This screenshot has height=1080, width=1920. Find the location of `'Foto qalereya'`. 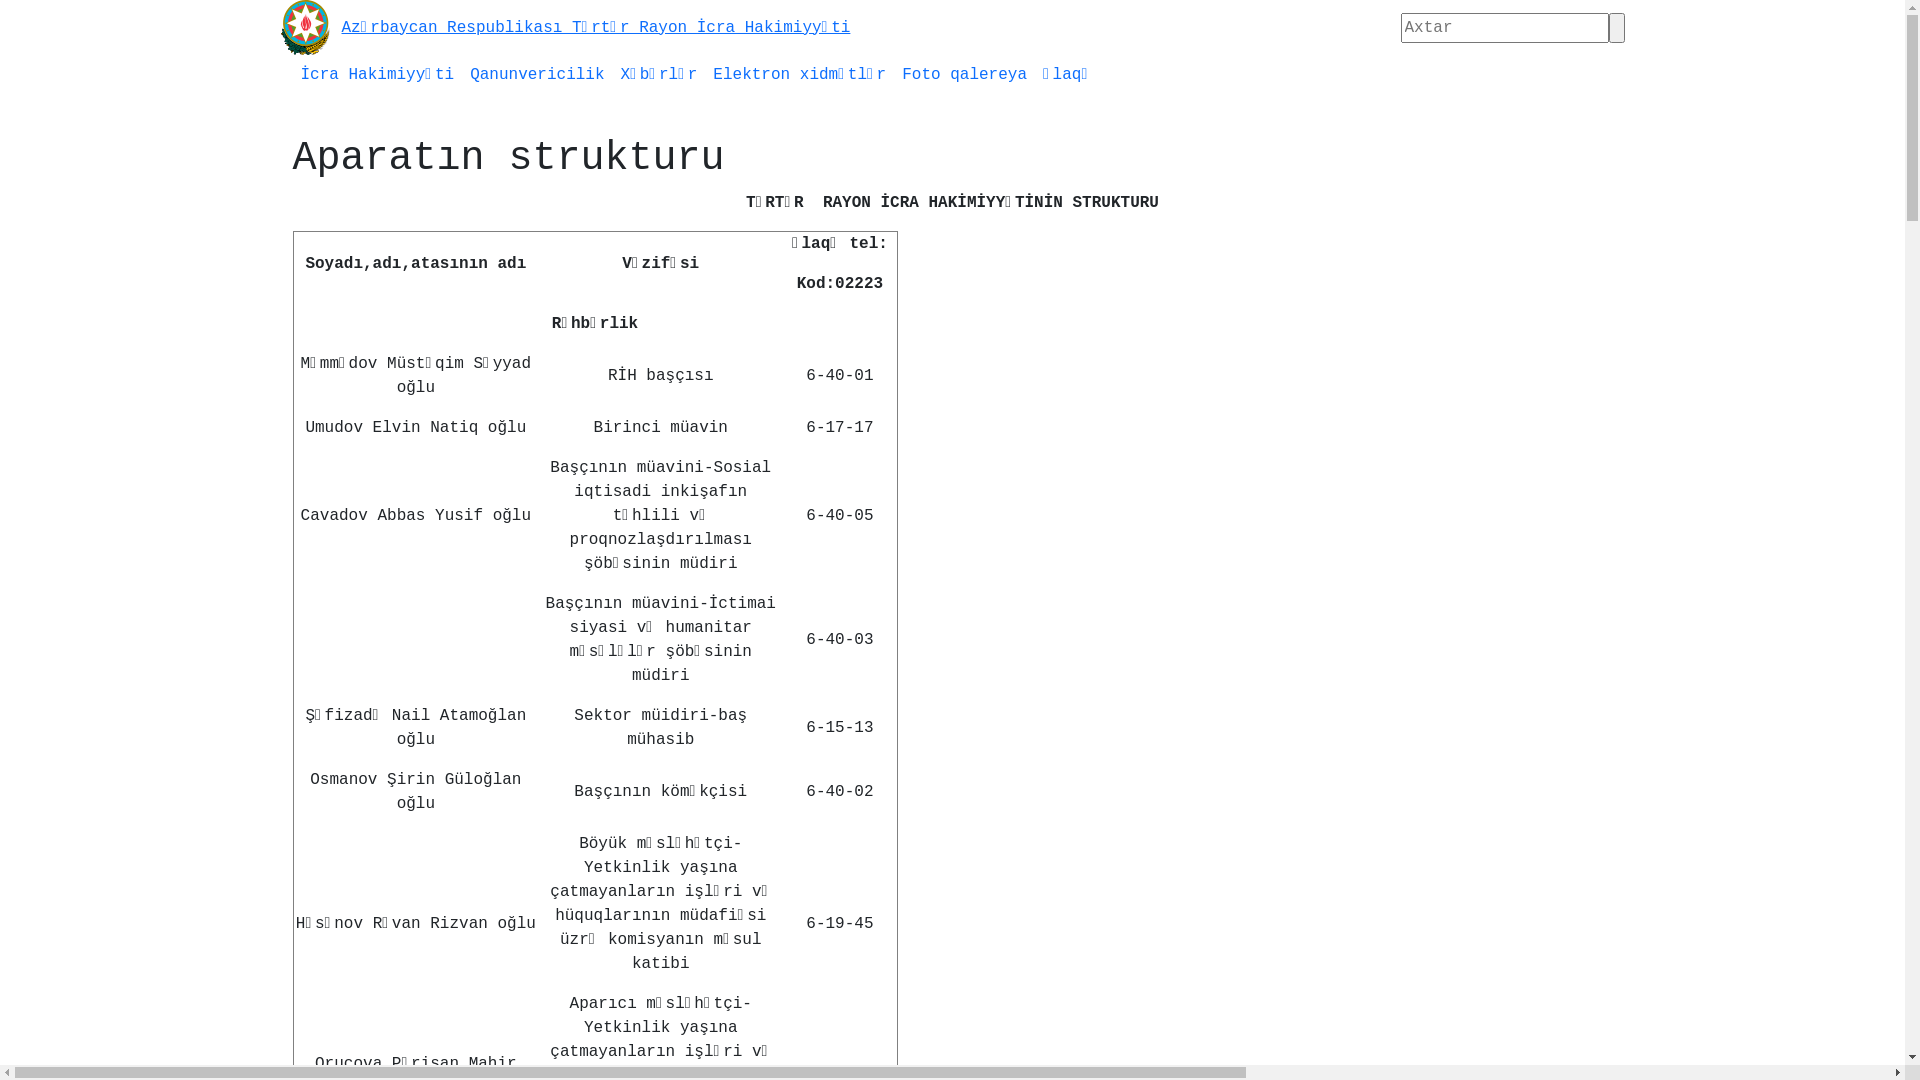

'Foto qalereya' is located at coordinates (964, 73).